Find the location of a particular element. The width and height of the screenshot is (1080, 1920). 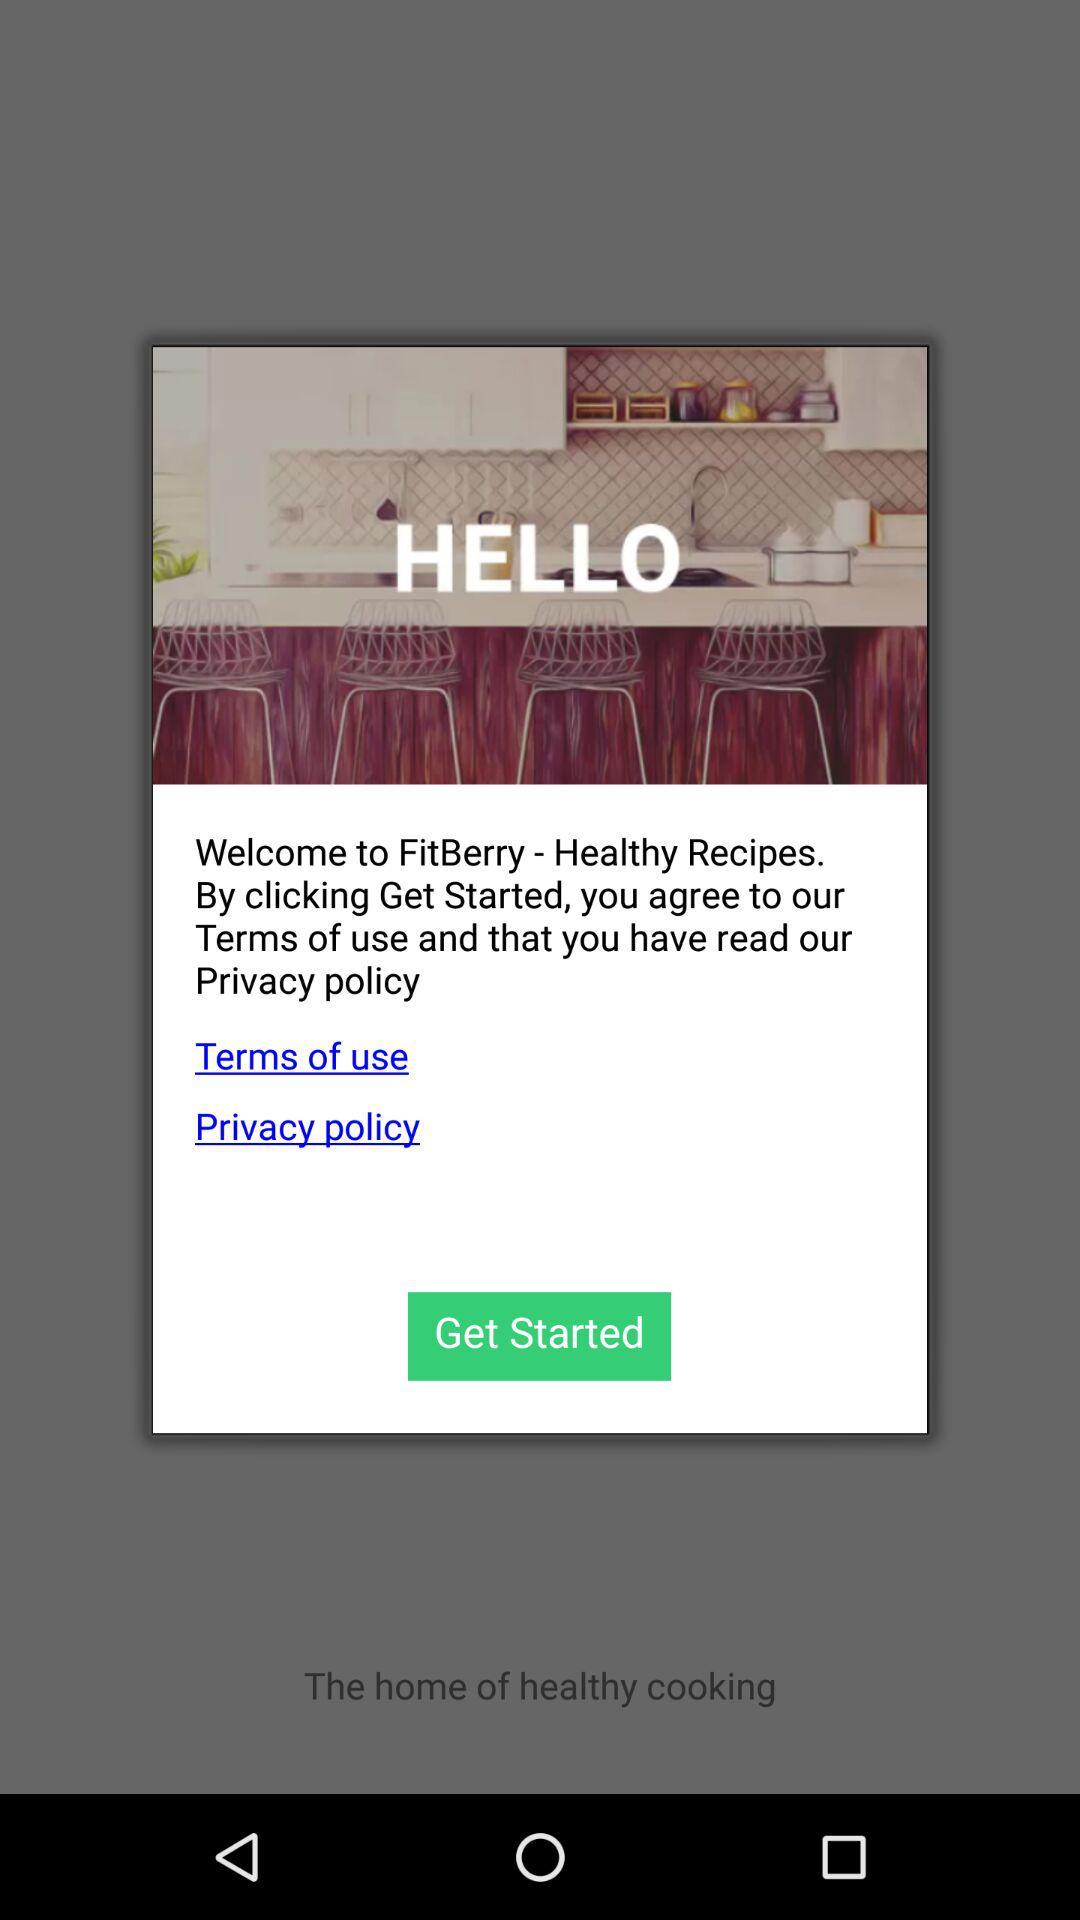

icon at the top is located at coordinates (540, 564).